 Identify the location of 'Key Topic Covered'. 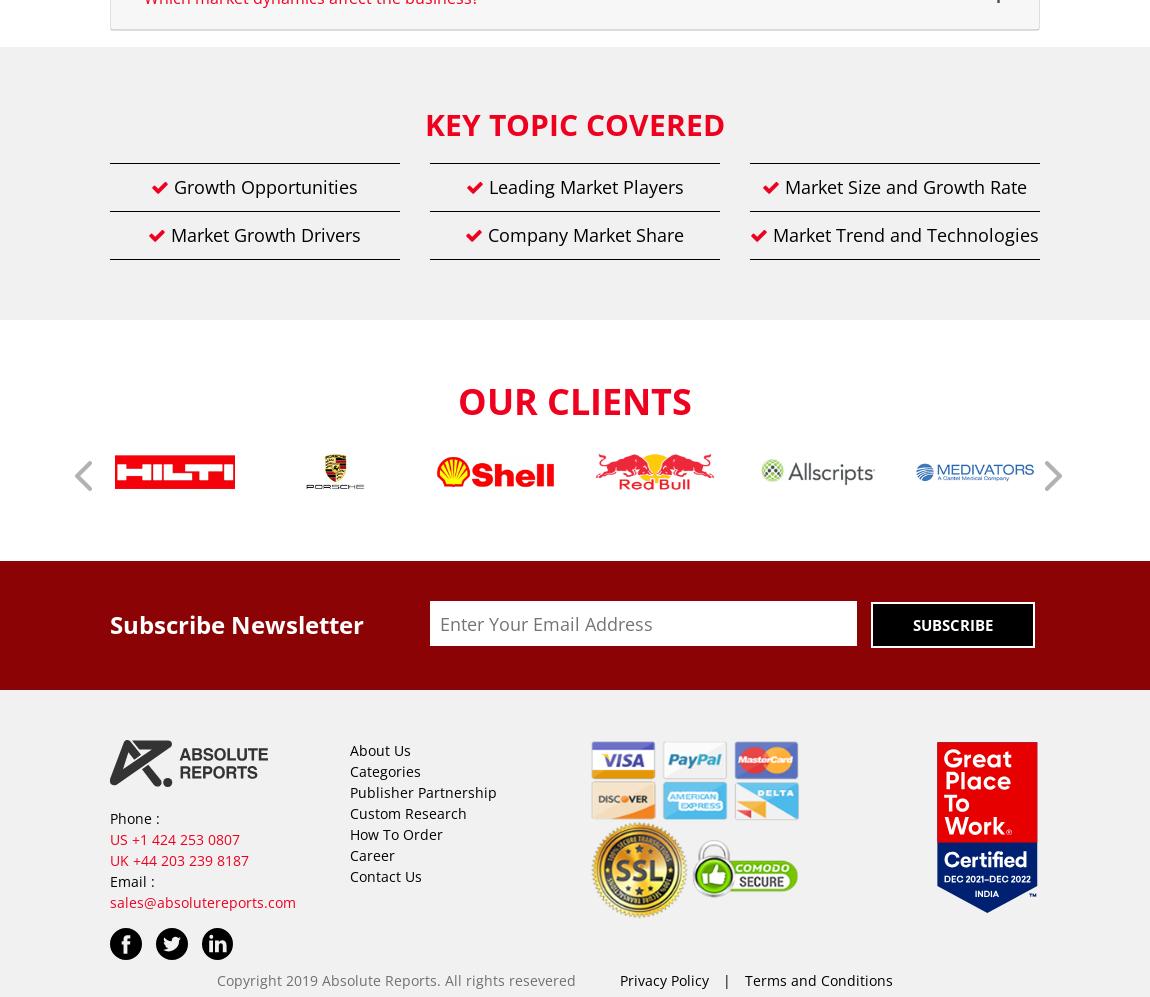
(575, 124).